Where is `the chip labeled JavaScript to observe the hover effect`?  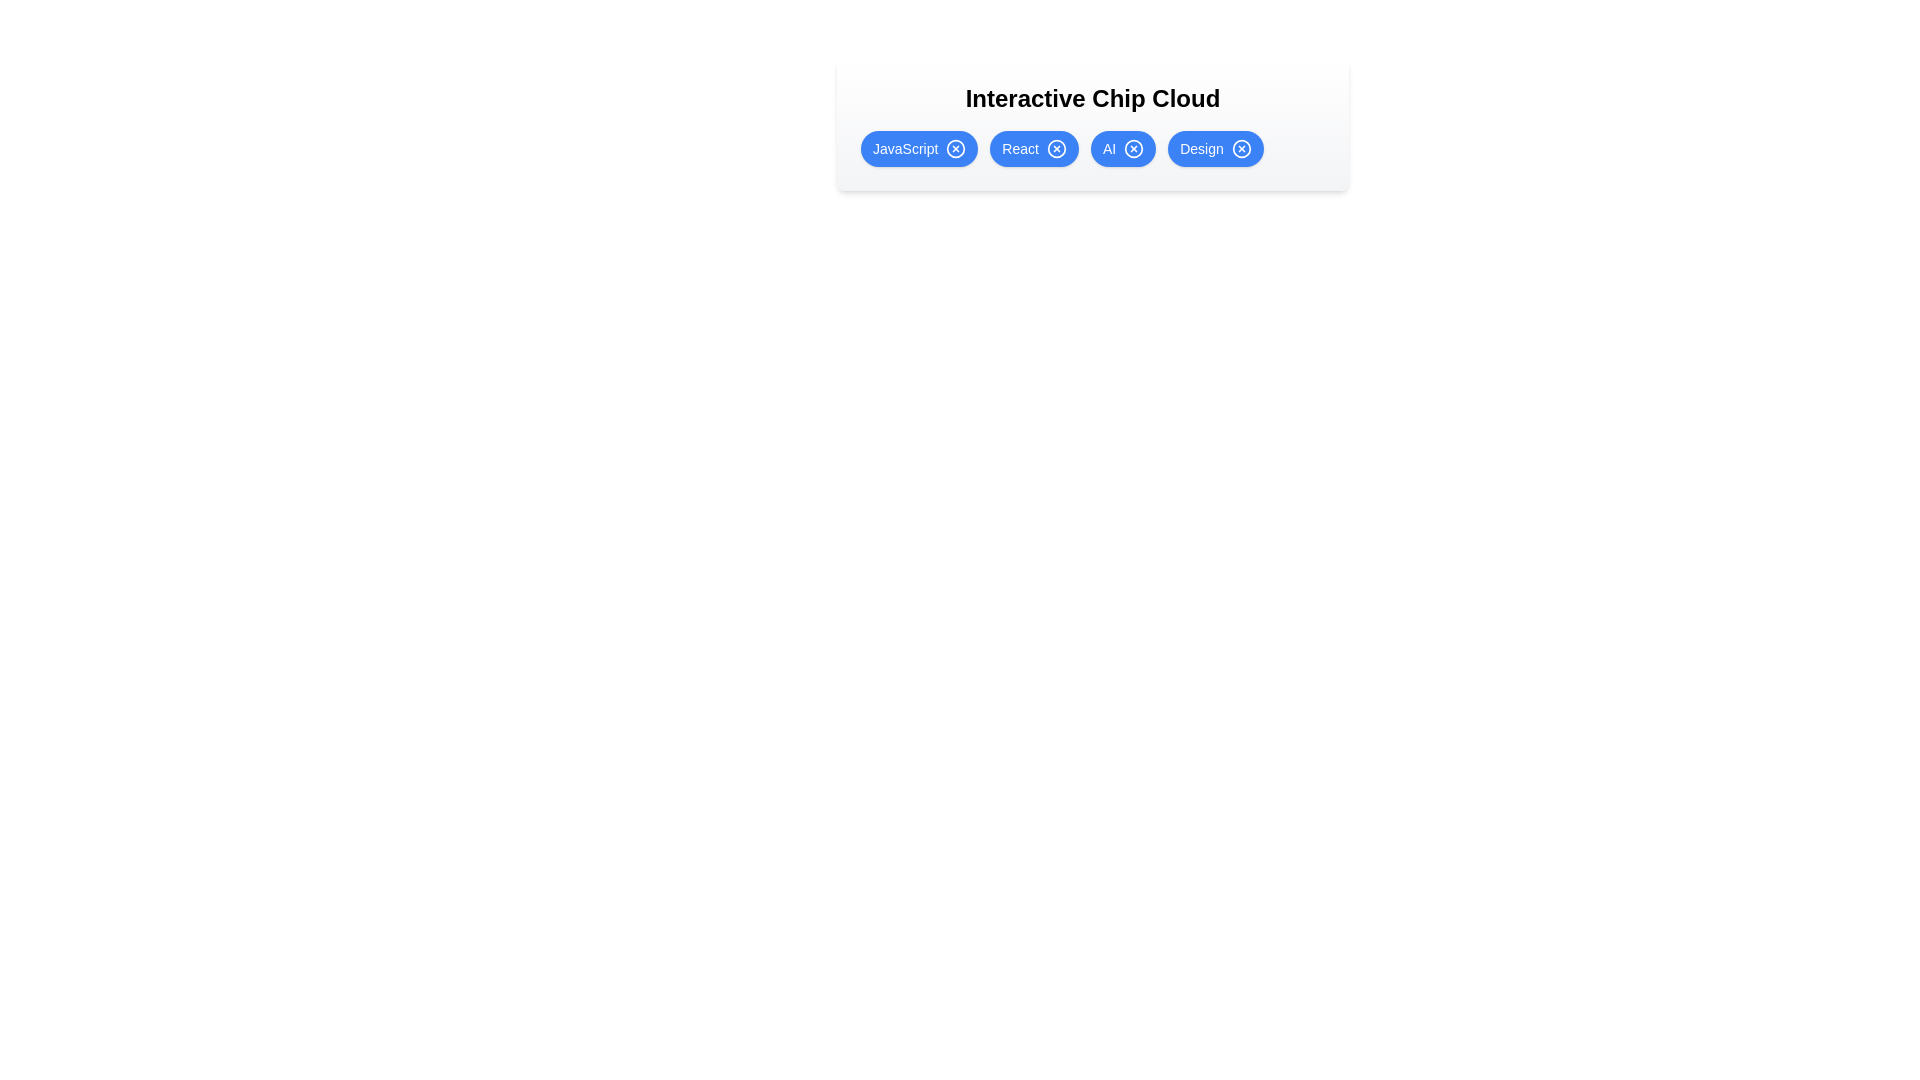
the chip labeled JavaScript to observe the hover effect is located at coordinates (918, 148).